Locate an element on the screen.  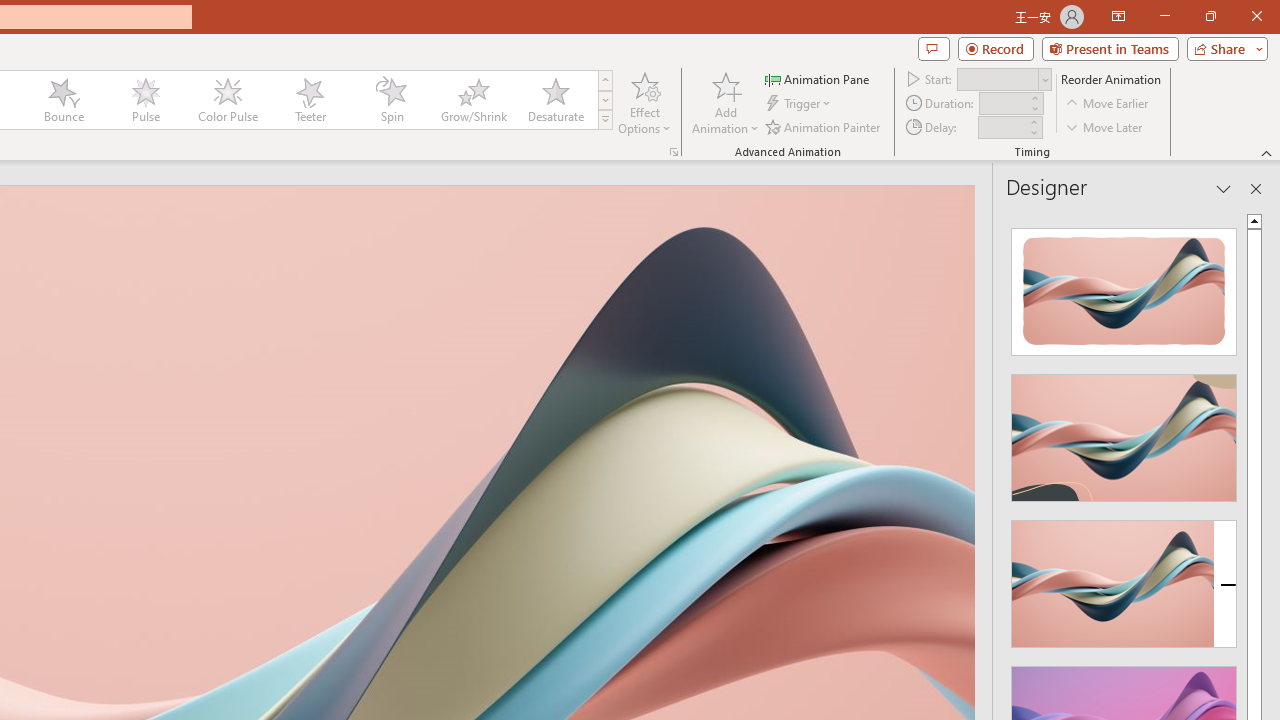
'Row Down' is located at coordinates (604, 100).